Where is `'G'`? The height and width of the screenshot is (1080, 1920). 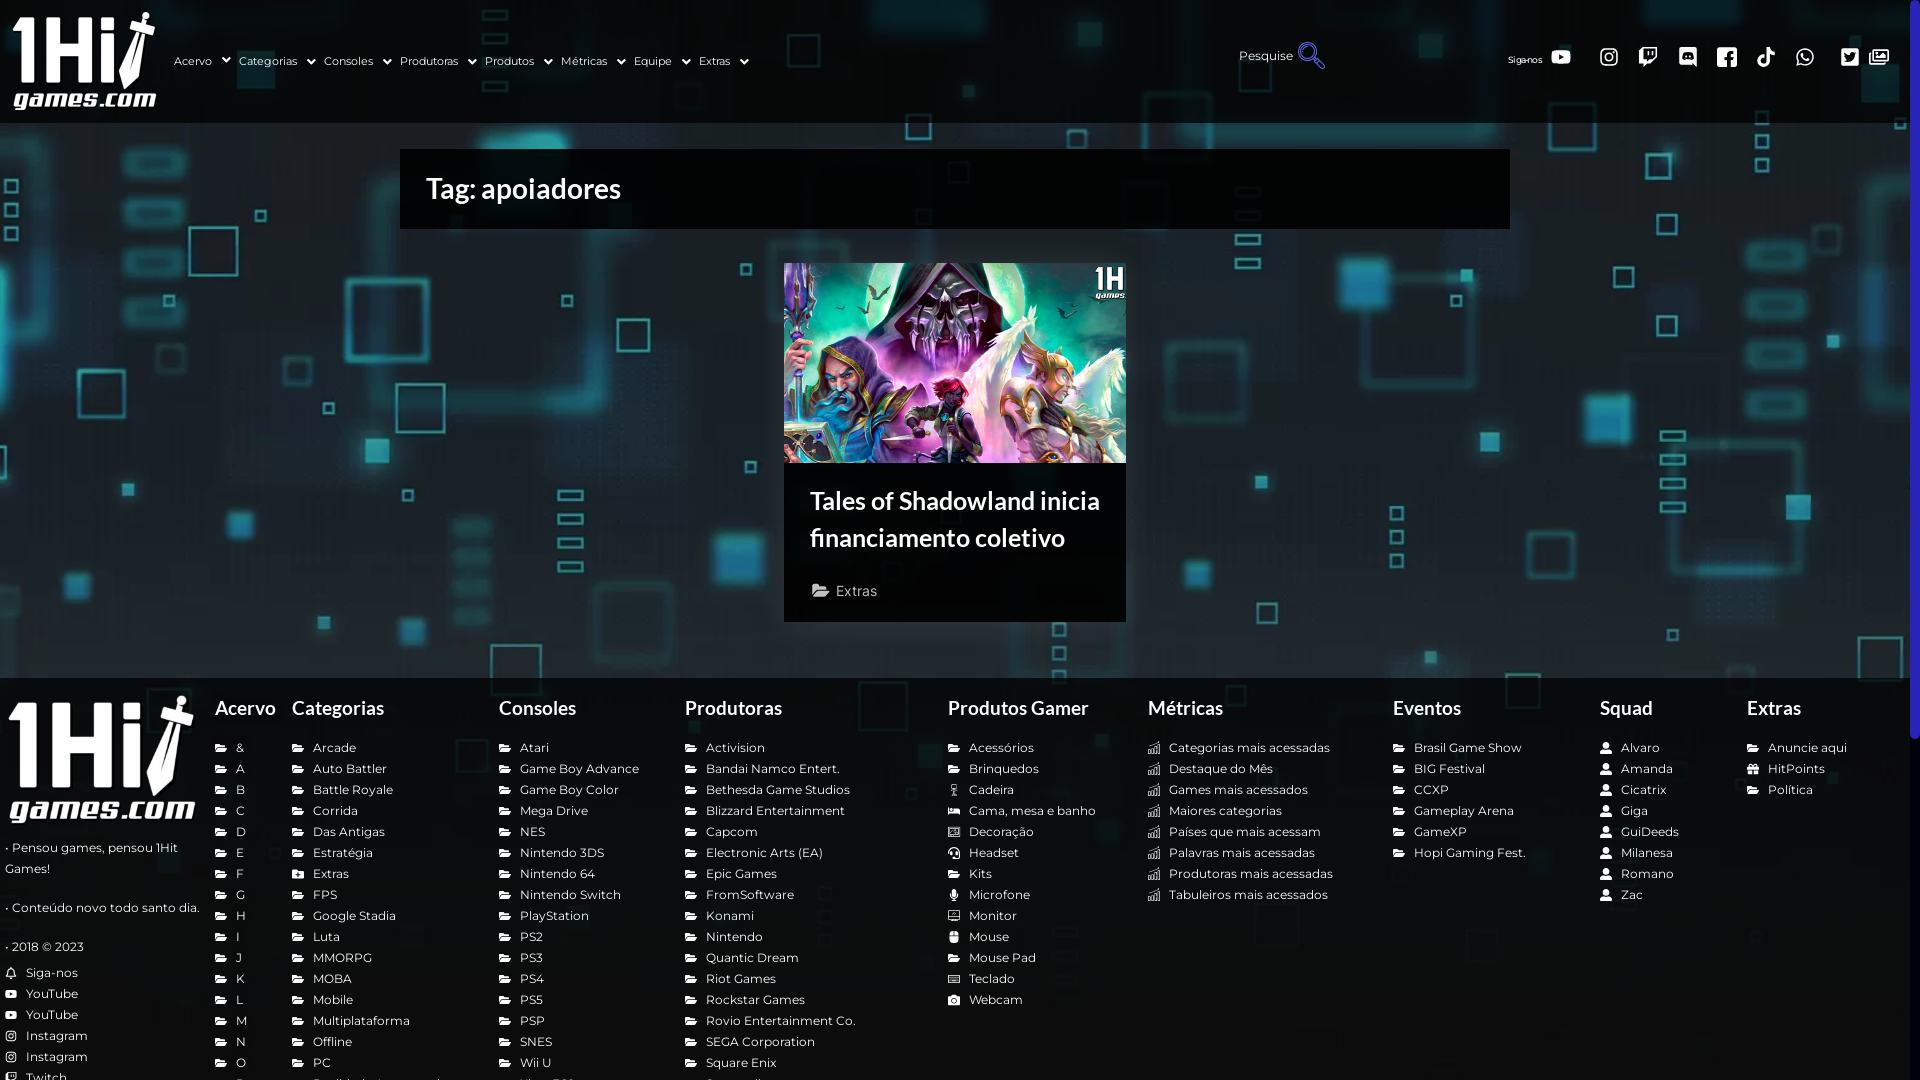
'G' is located at coordinates (242, 893).